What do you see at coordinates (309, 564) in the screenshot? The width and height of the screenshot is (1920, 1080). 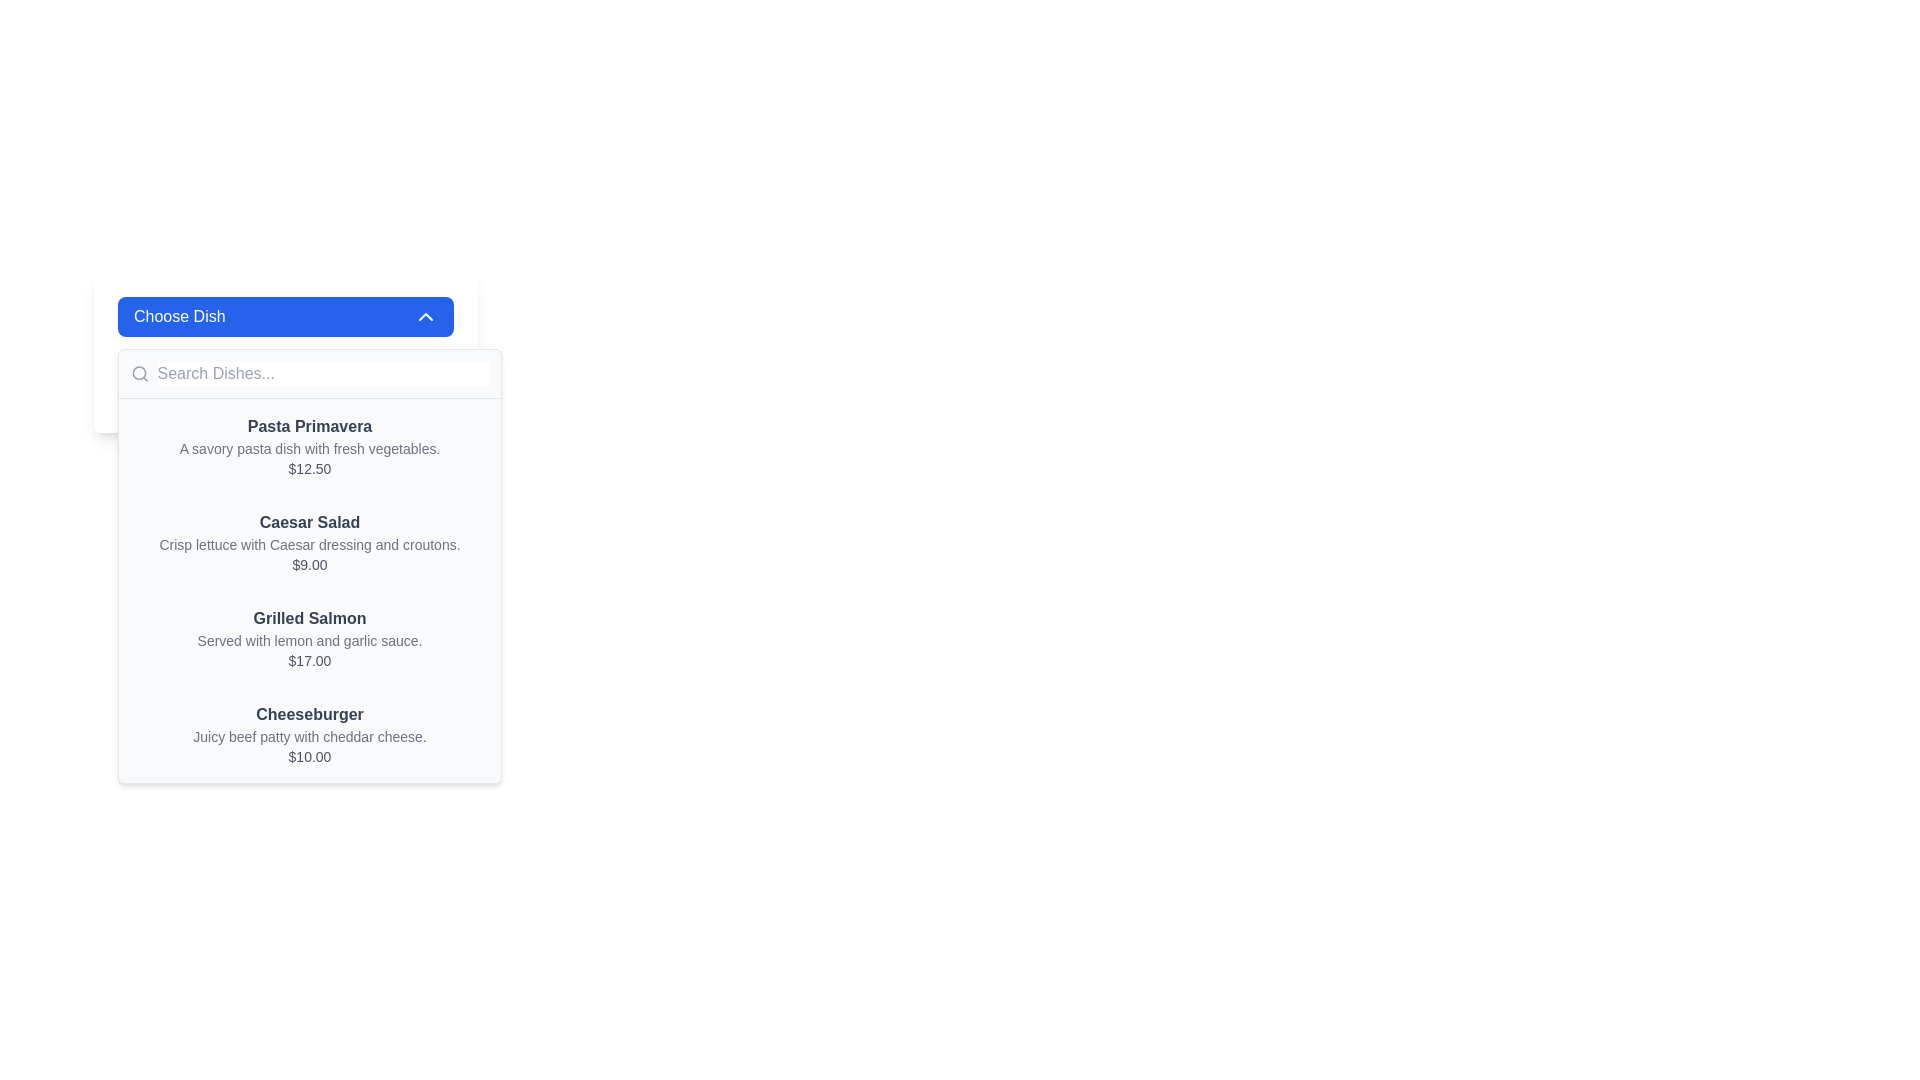 I see `the text label displaying the price '$9.00' located at the bottom of the description block for 'Caesar Salad' in the dropdown menu` at bounding box center [309, 564].